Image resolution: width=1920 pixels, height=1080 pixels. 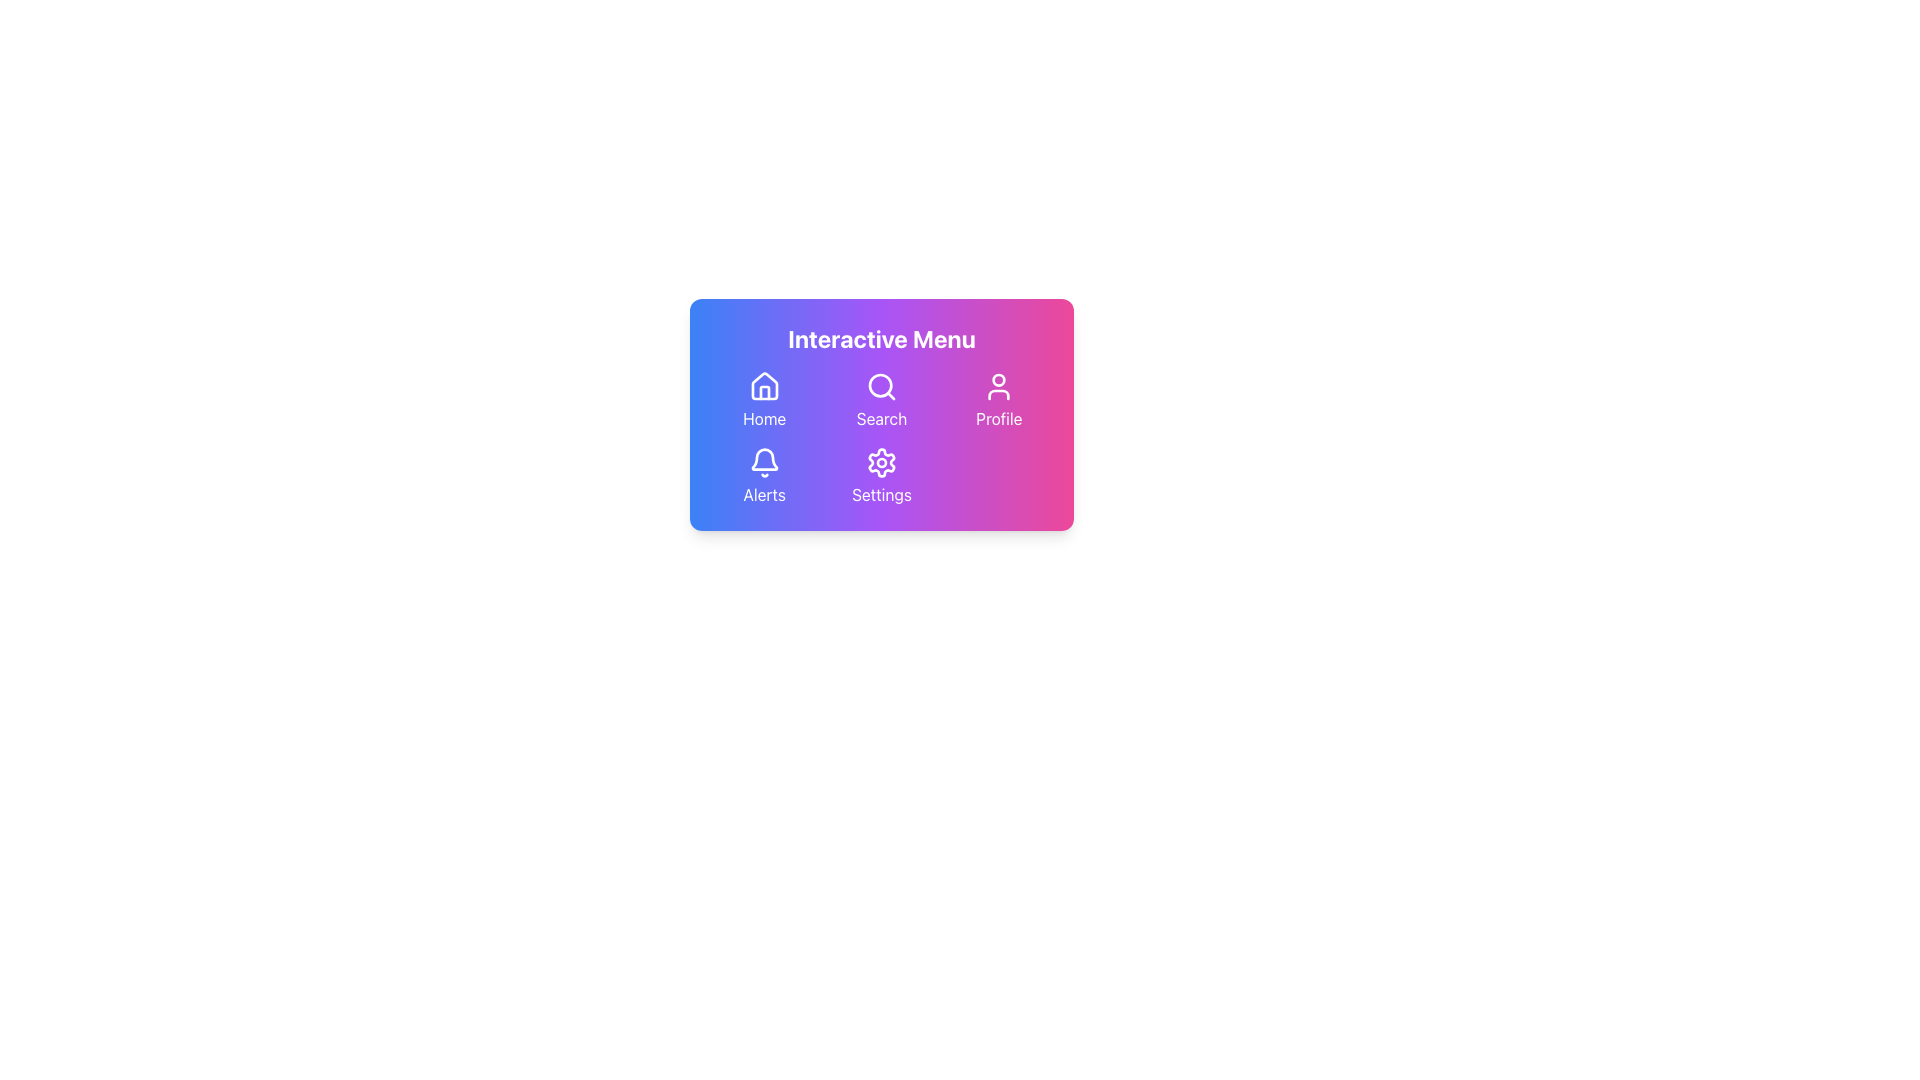 I want to click on the 'Profile' button, which features a white profile icon above the text 'Profile', located in the top-right portion of a minimalistic menu interface with a gradient purple background, so click(x=999, y=401).